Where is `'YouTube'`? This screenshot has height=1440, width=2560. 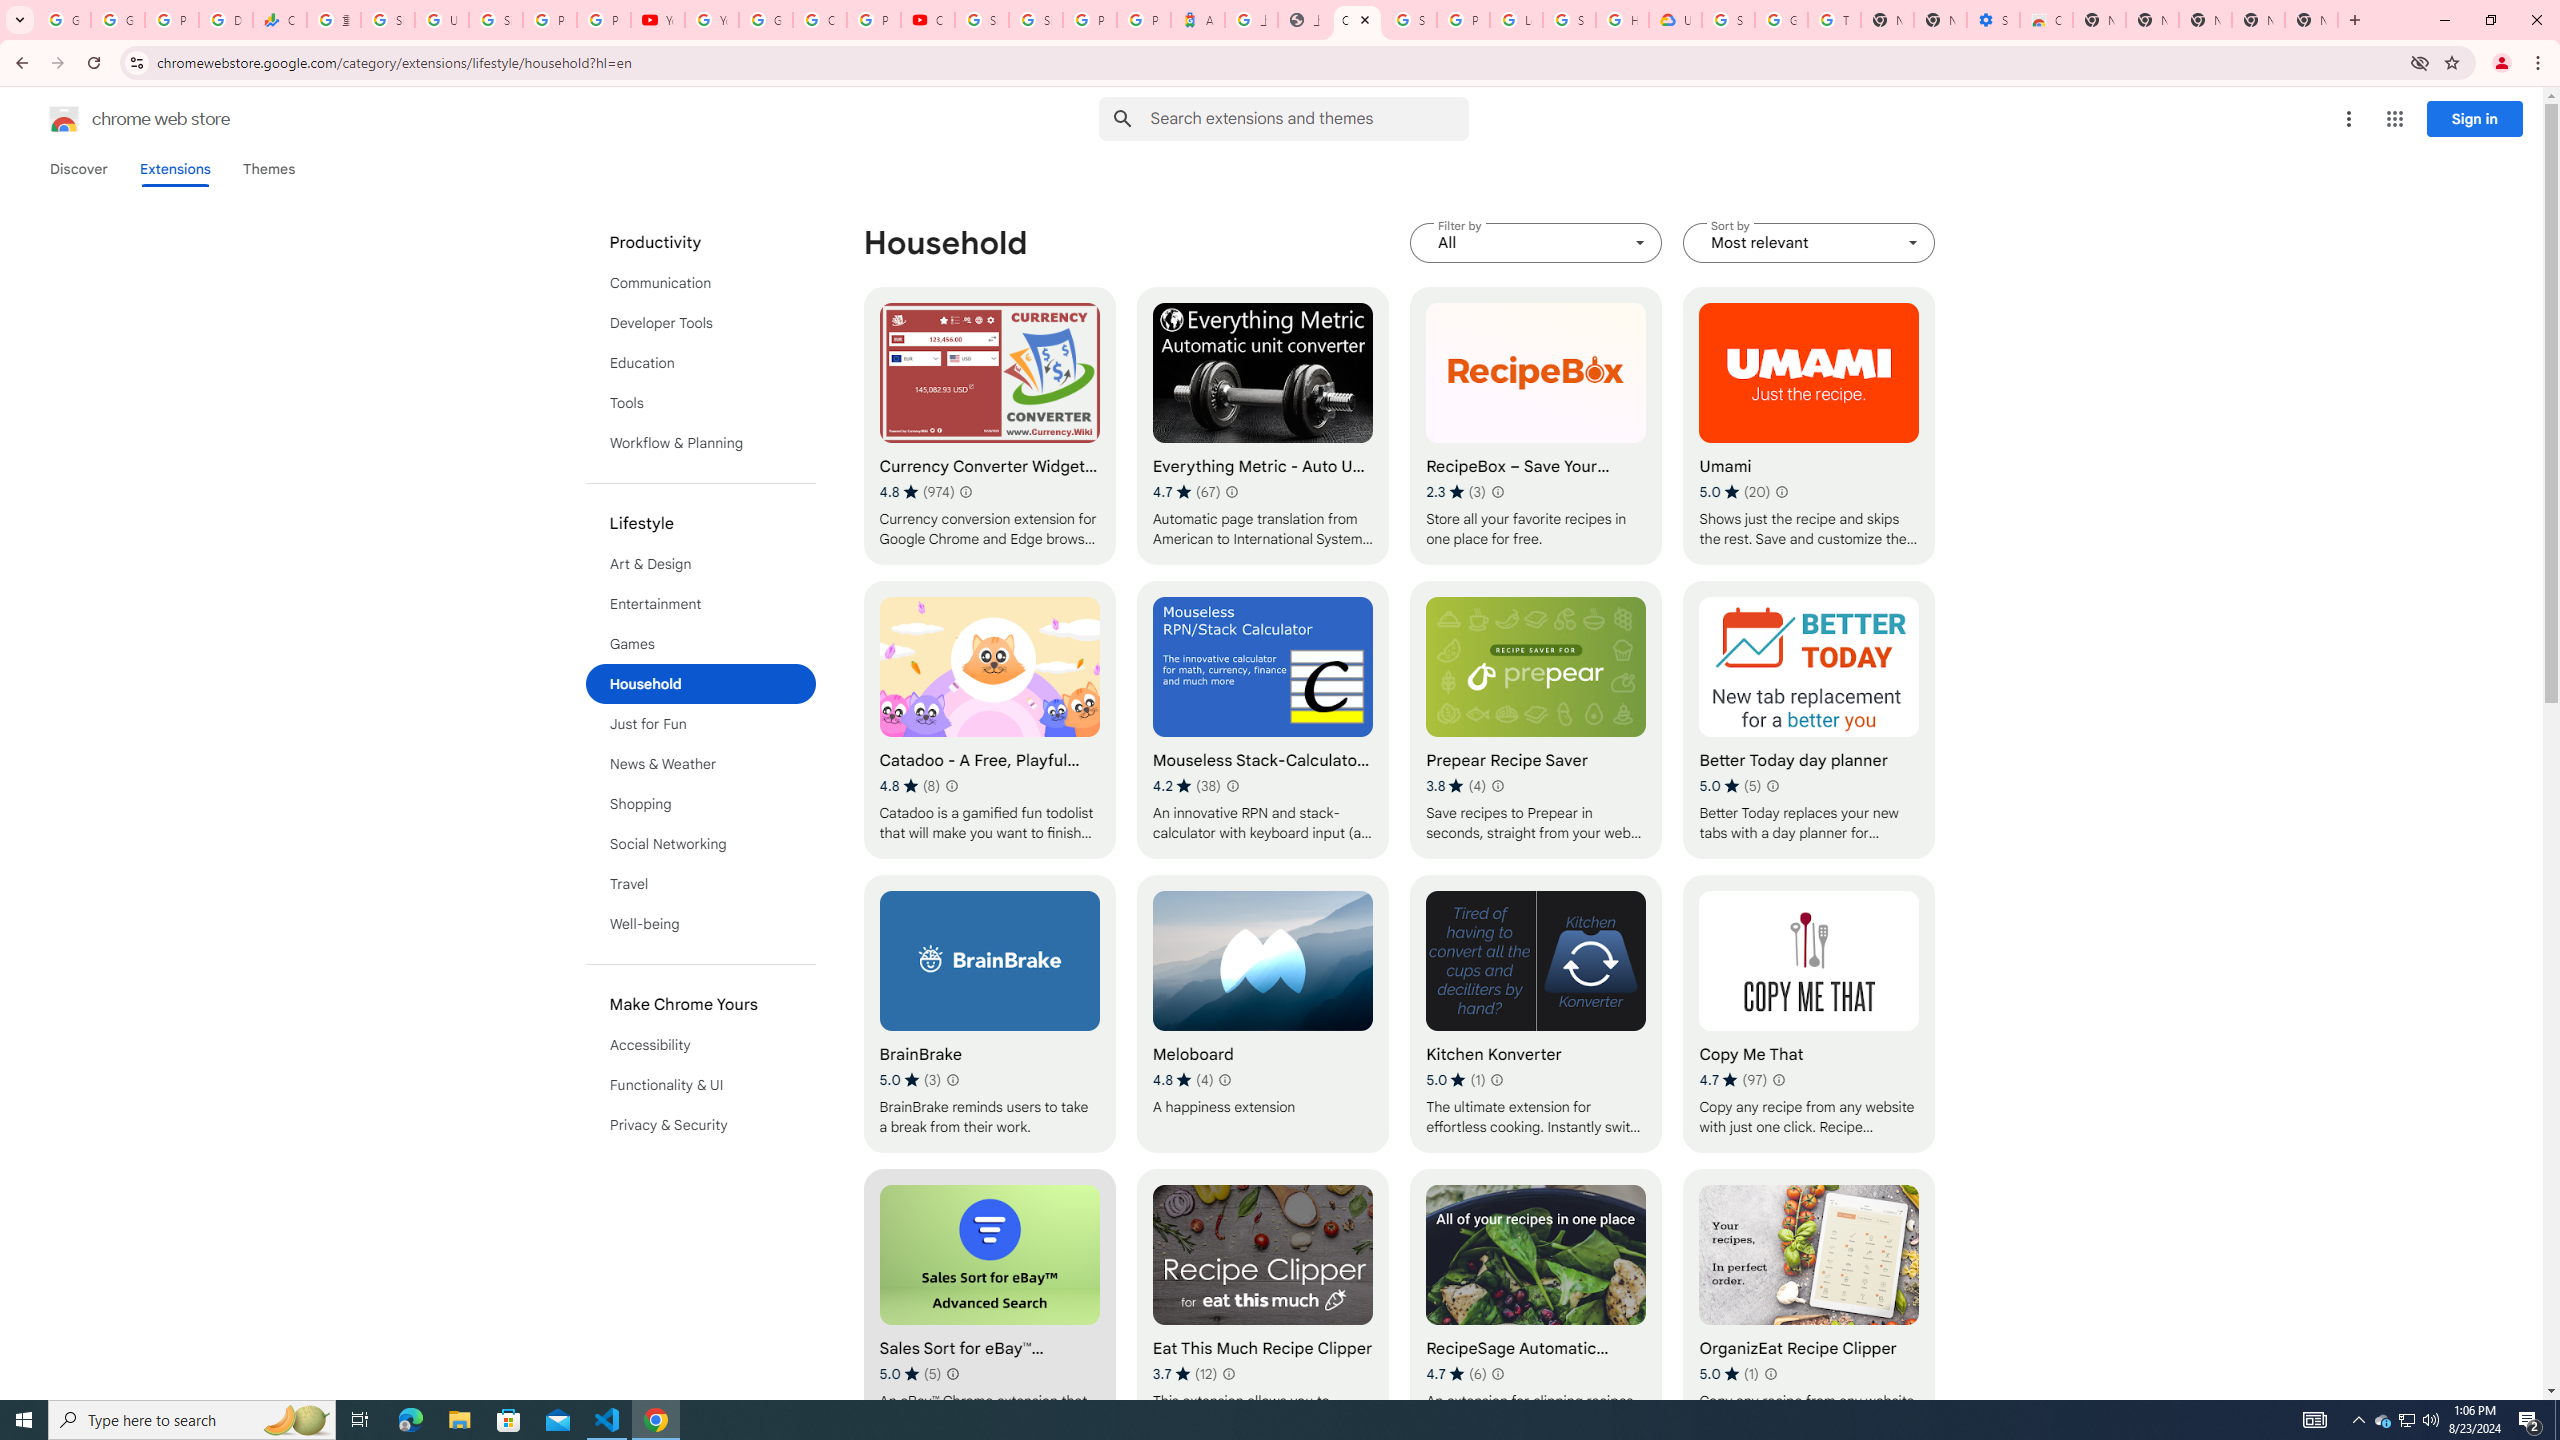 'YouTube' is located at coordinates (710, 19).